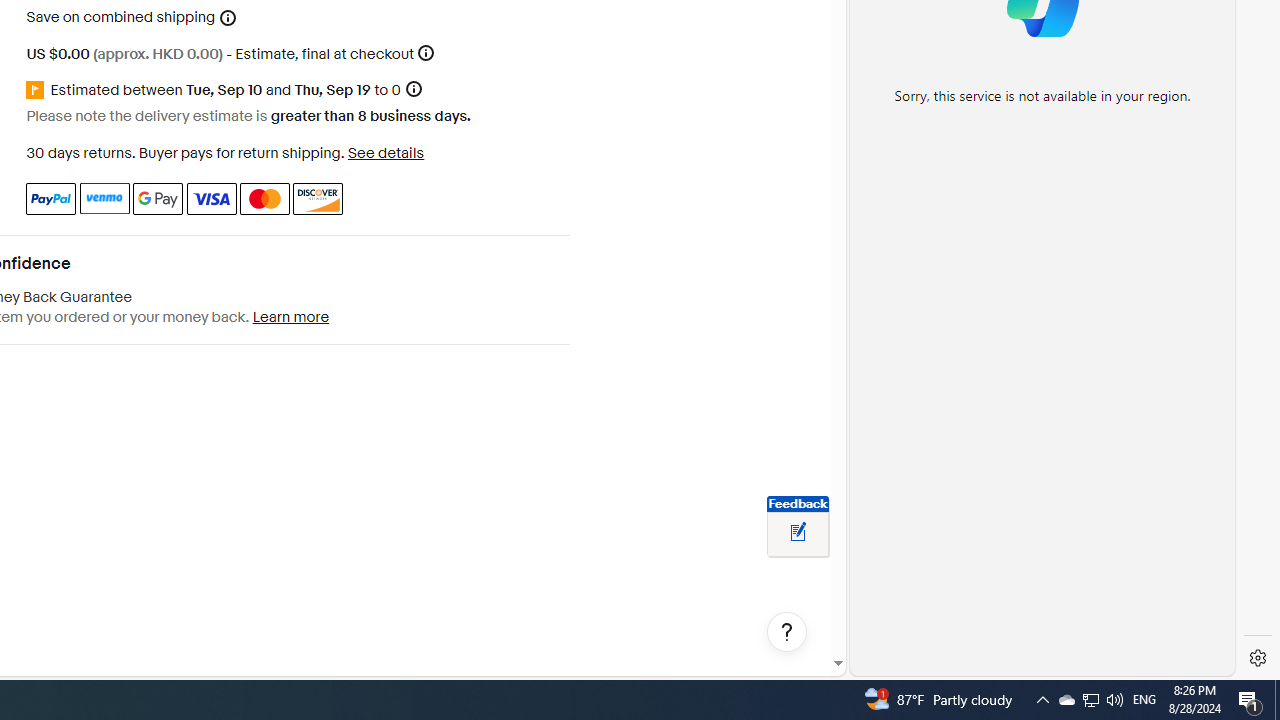  What do you see at coordinates (157, 198) in the screenshot?
I see `'Google Pay'` at bounding box center [157, 198].